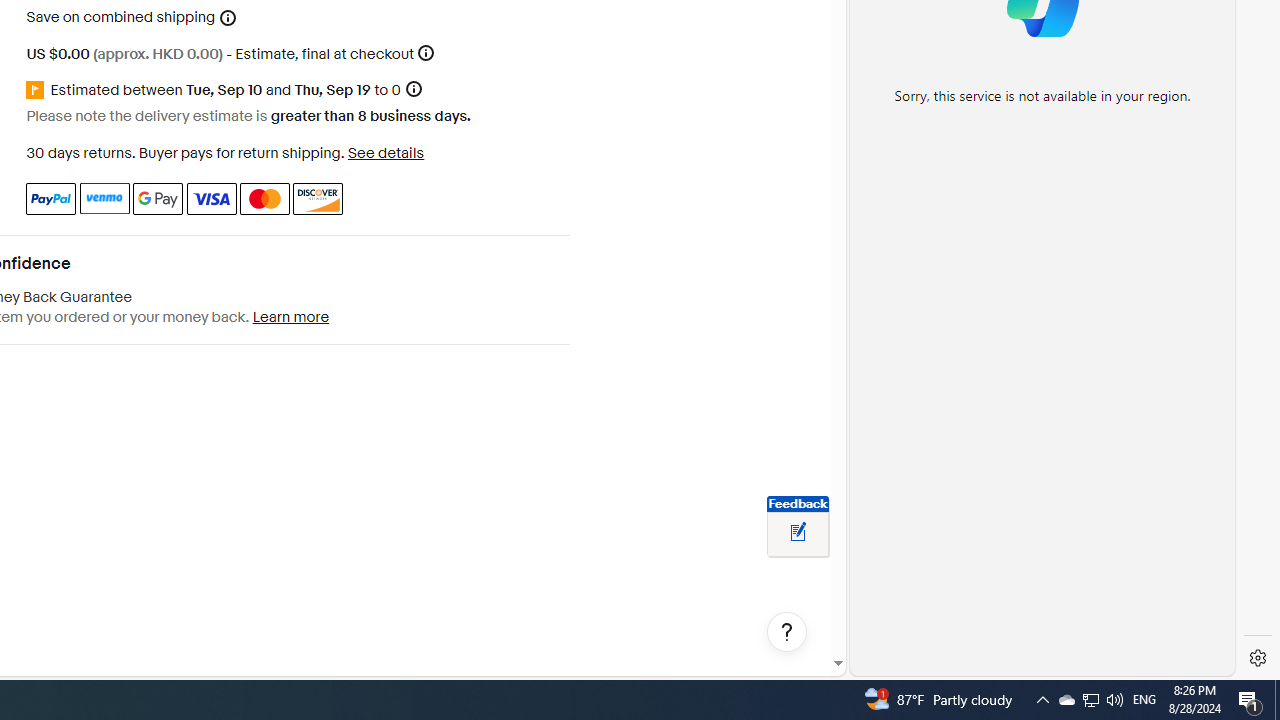  What do you see at coordinates (157, 198) in the screenshot?
I see `'Google Pay'` at bounding box center [157, 198].